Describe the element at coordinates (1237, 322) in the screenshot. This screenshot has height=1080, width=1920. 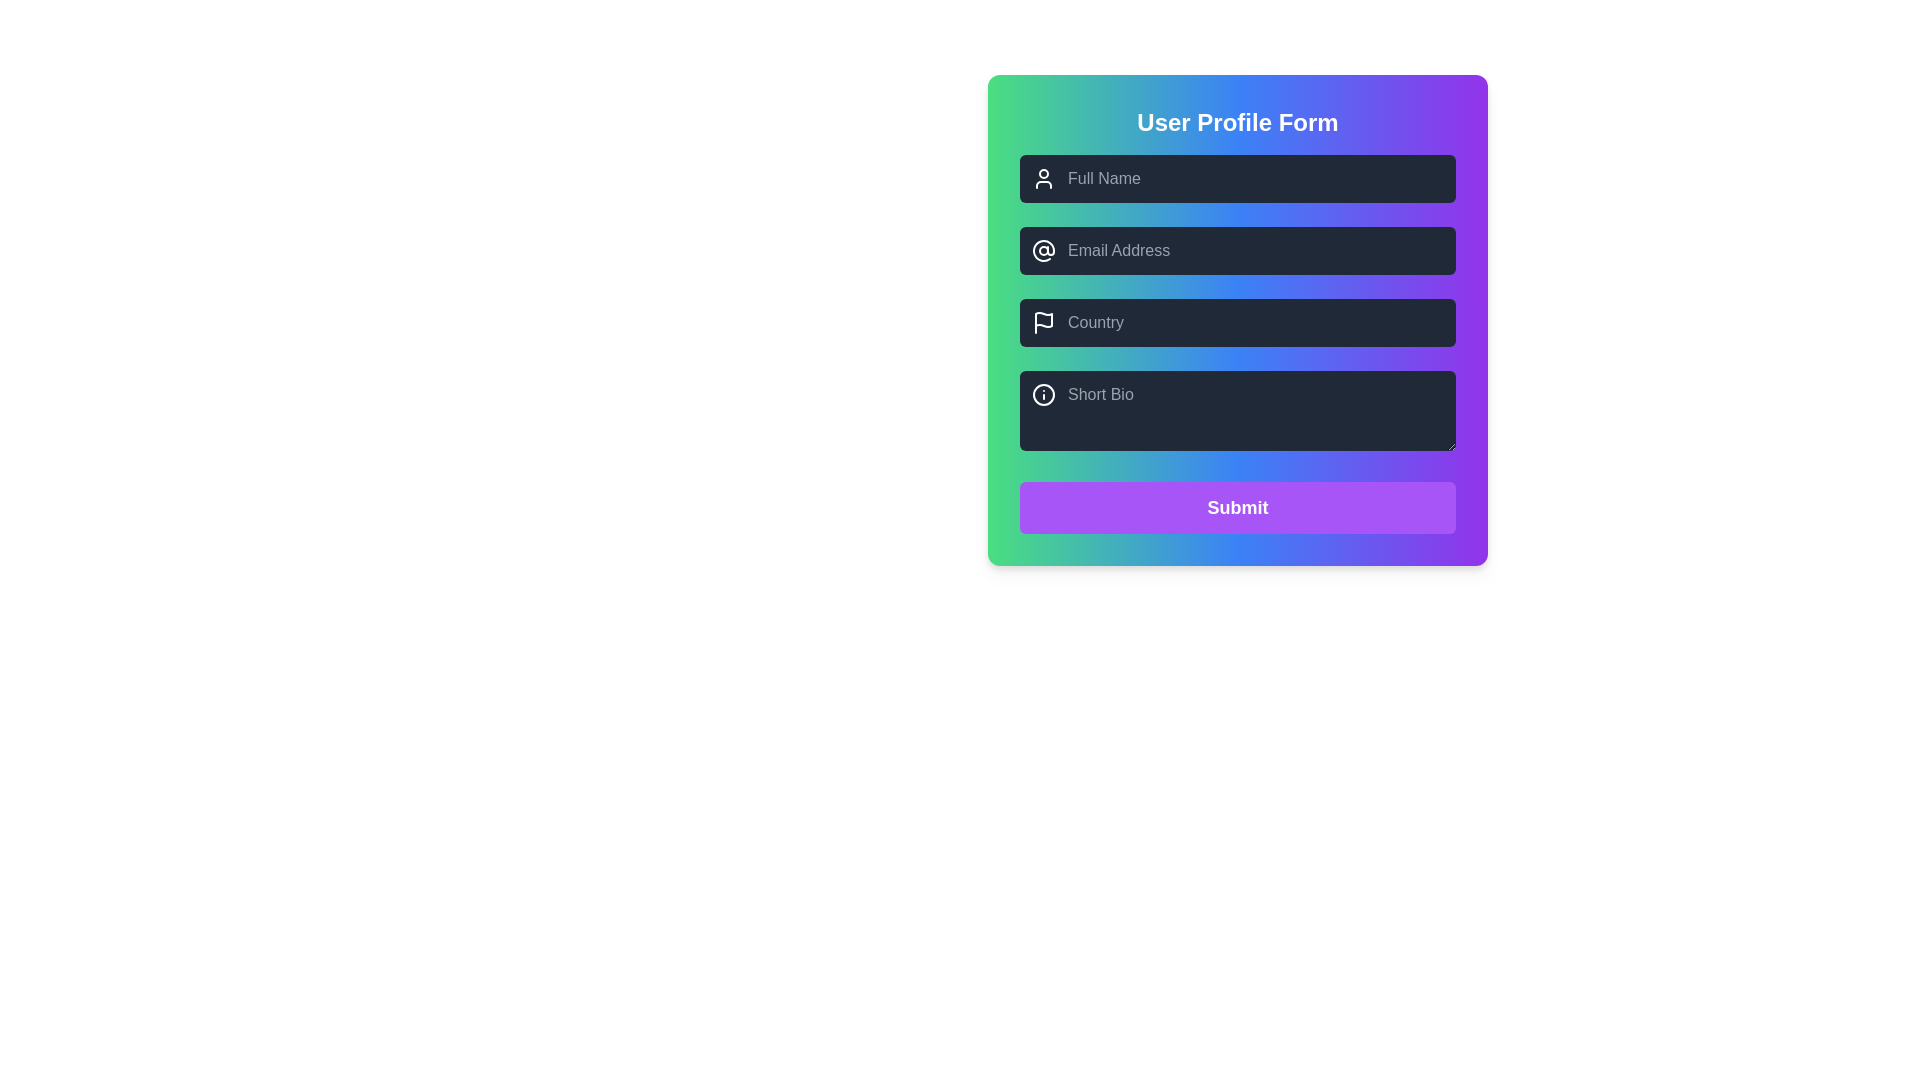
I see `the third input field labeled 'Country' to focus on it` at that location.